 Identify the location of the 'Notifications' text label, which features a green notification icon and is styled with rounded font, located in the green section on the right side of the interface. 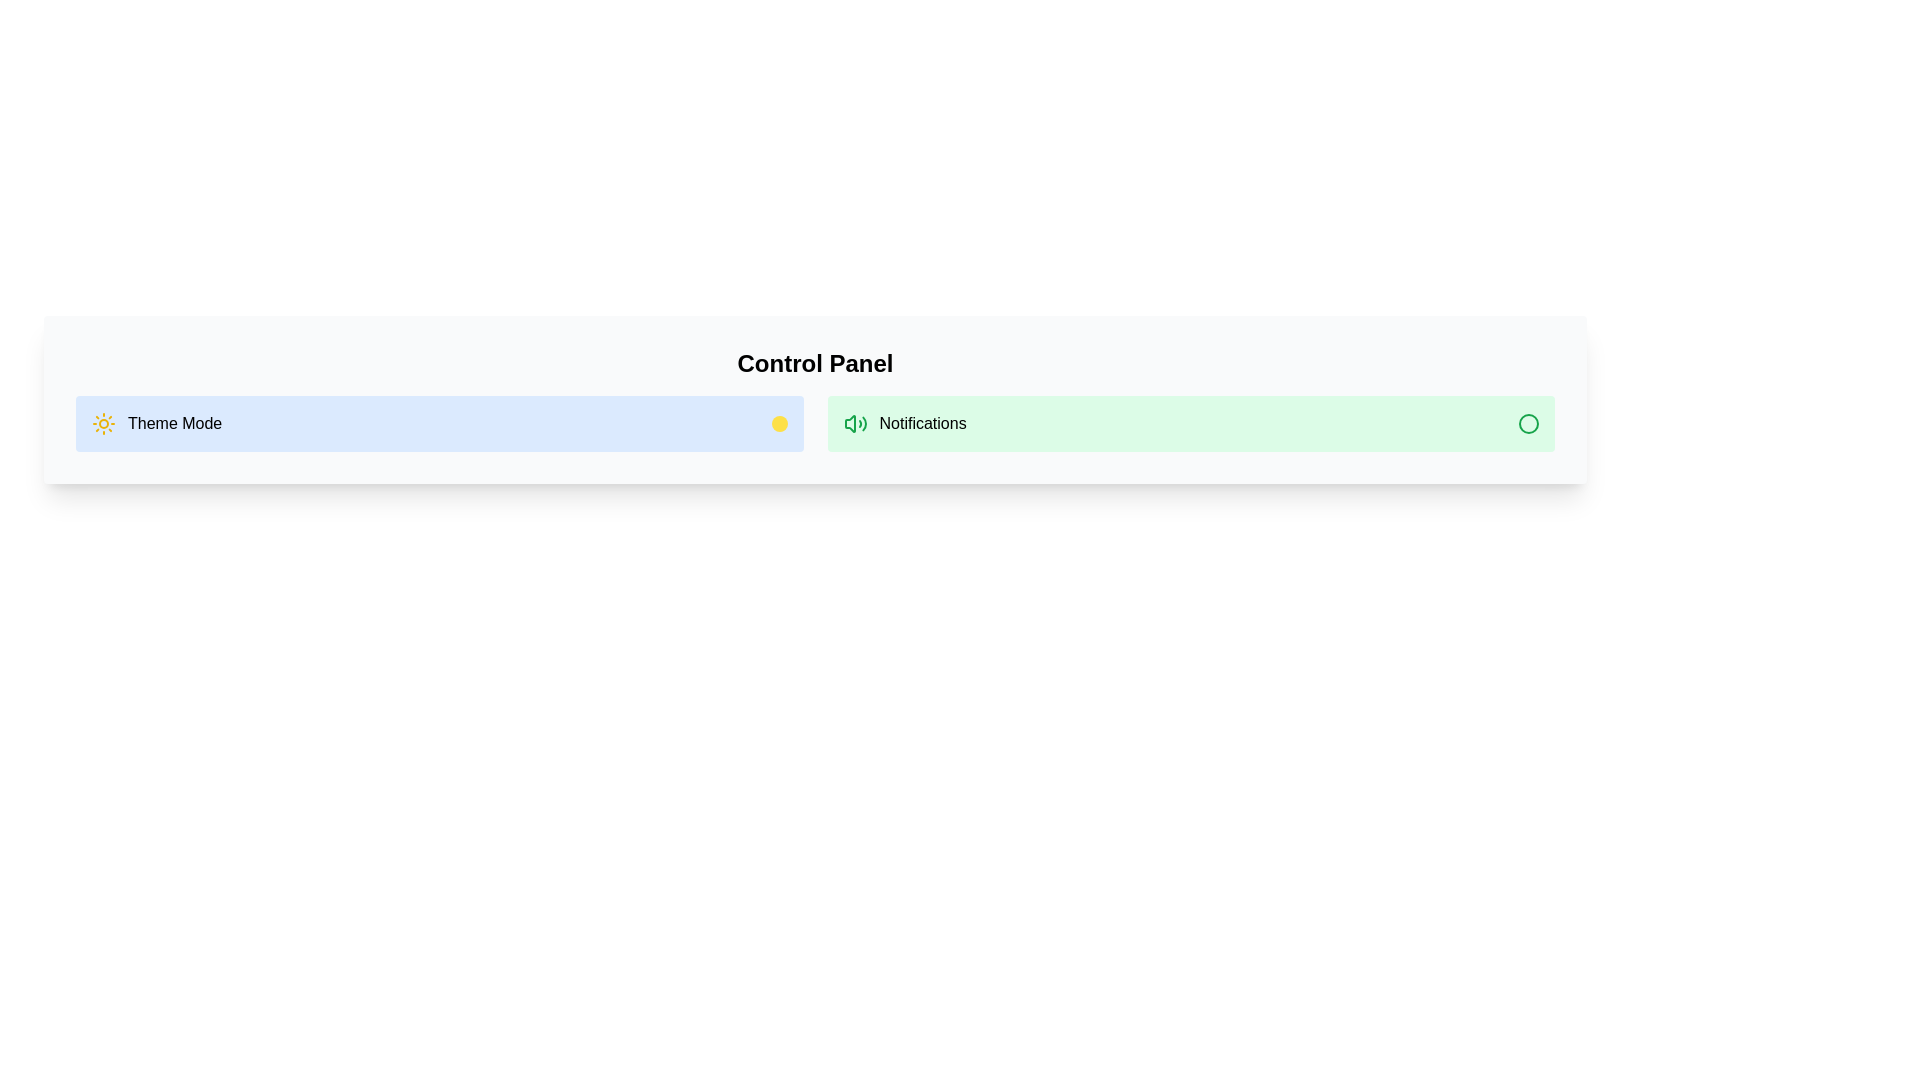
(904, 423).